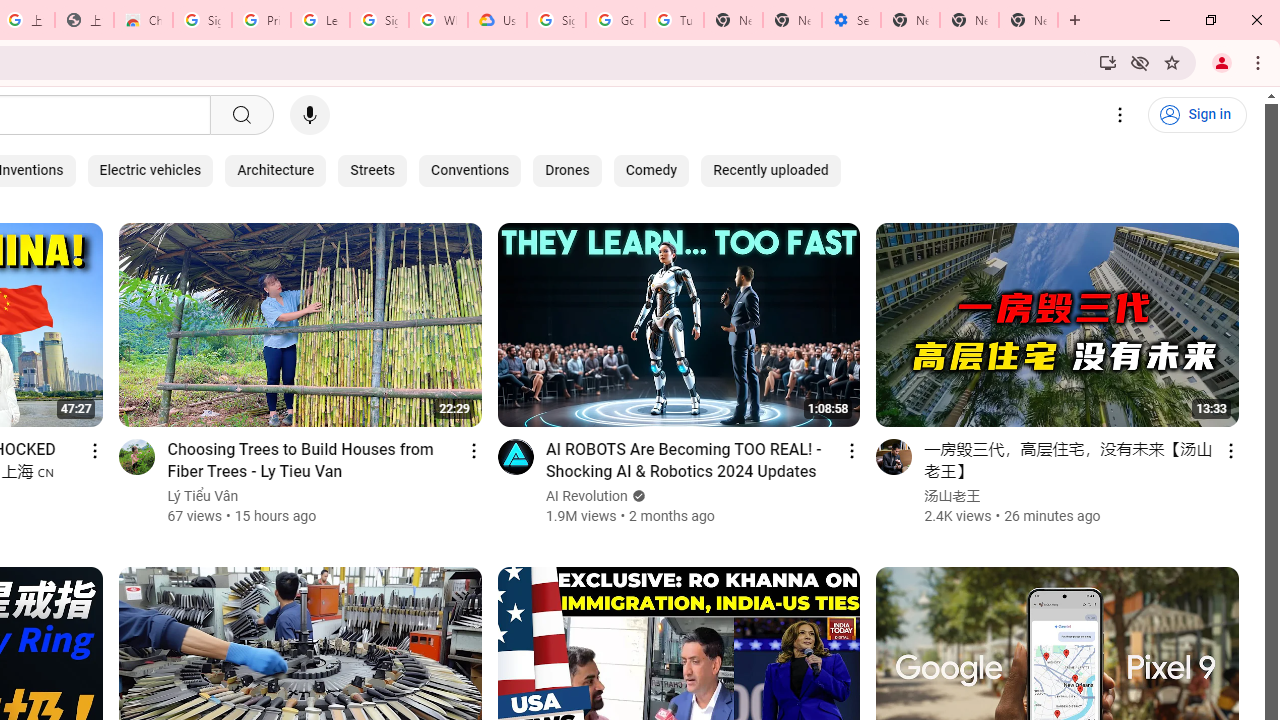 Image resolution: width=1280 pixels, height=720 pixels. What do you see at coordinates (614, 20) in the screenshot?
I see `'Google Account Help'` at bounding box center [614, 20].